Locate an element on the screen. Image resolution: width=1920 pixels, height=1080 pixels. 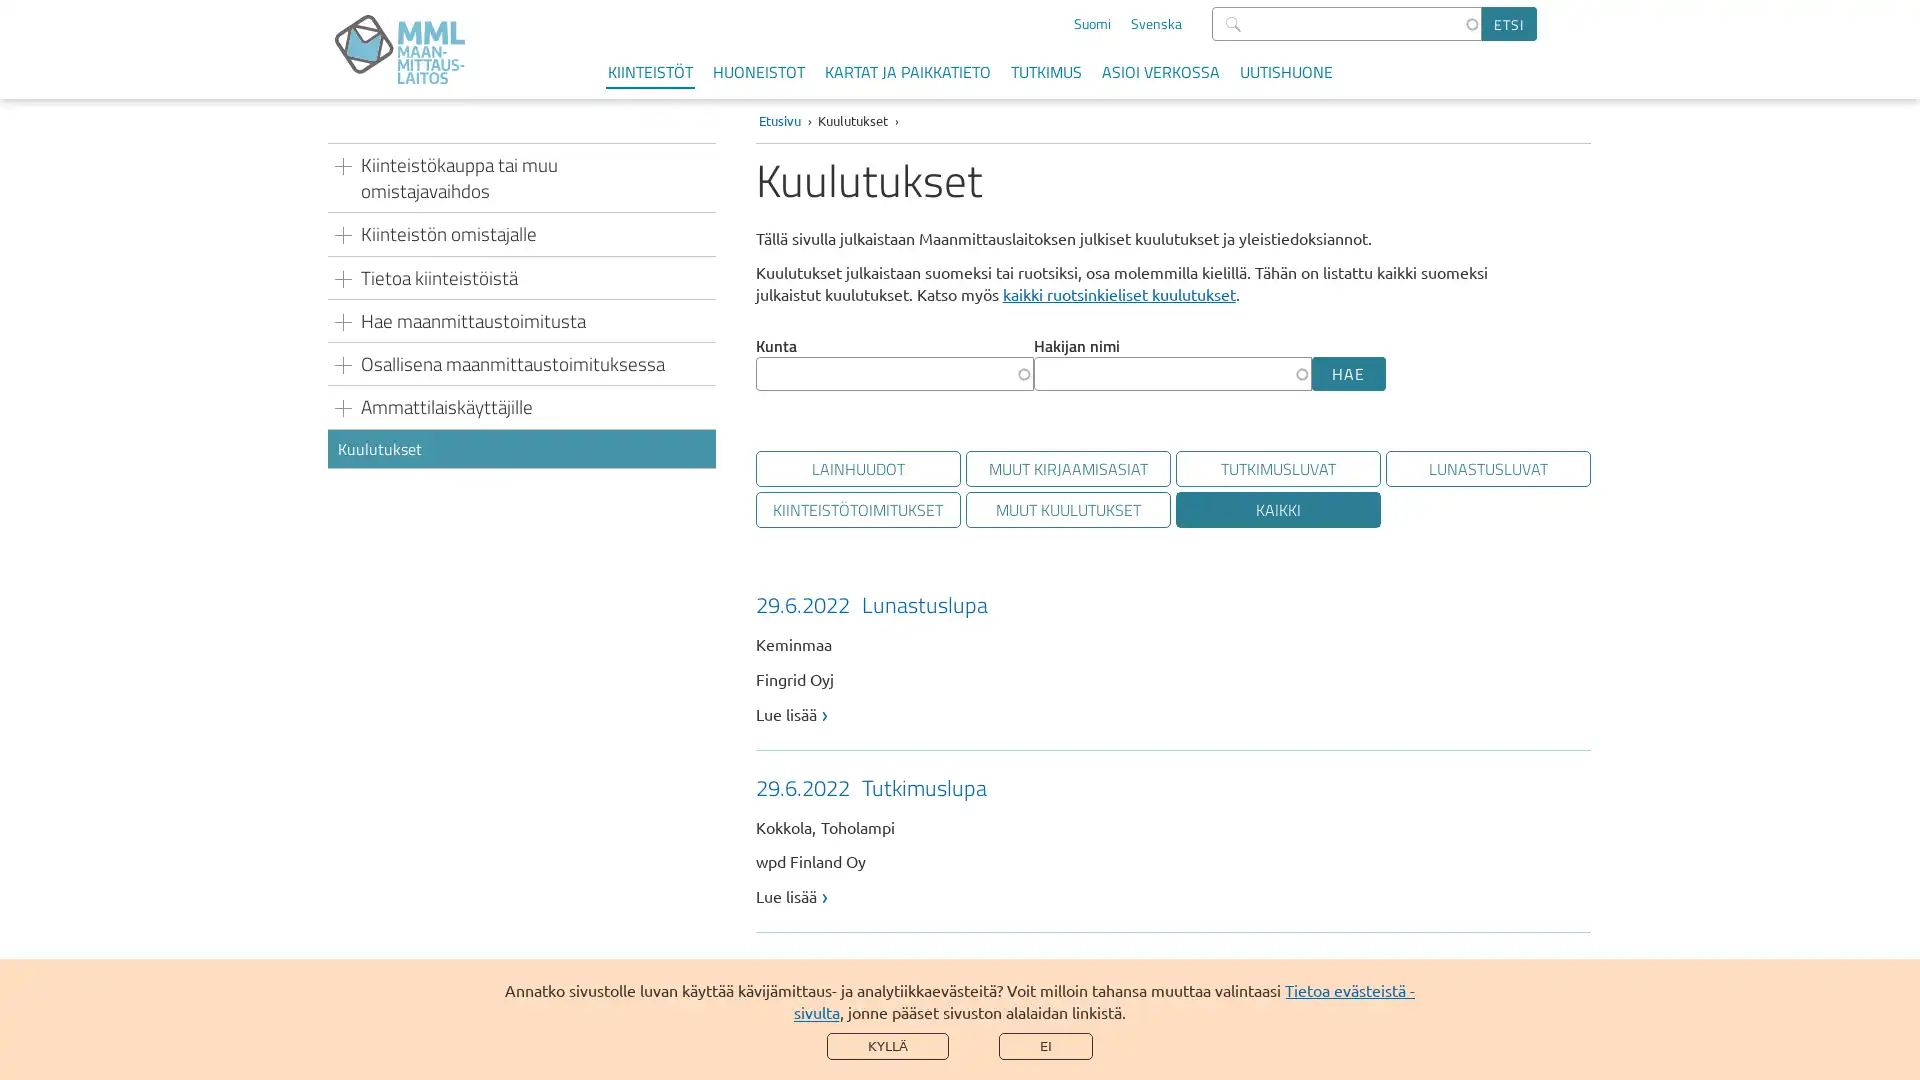
TUTKIMUSLUVAT is located at coordinates (1276, 469).